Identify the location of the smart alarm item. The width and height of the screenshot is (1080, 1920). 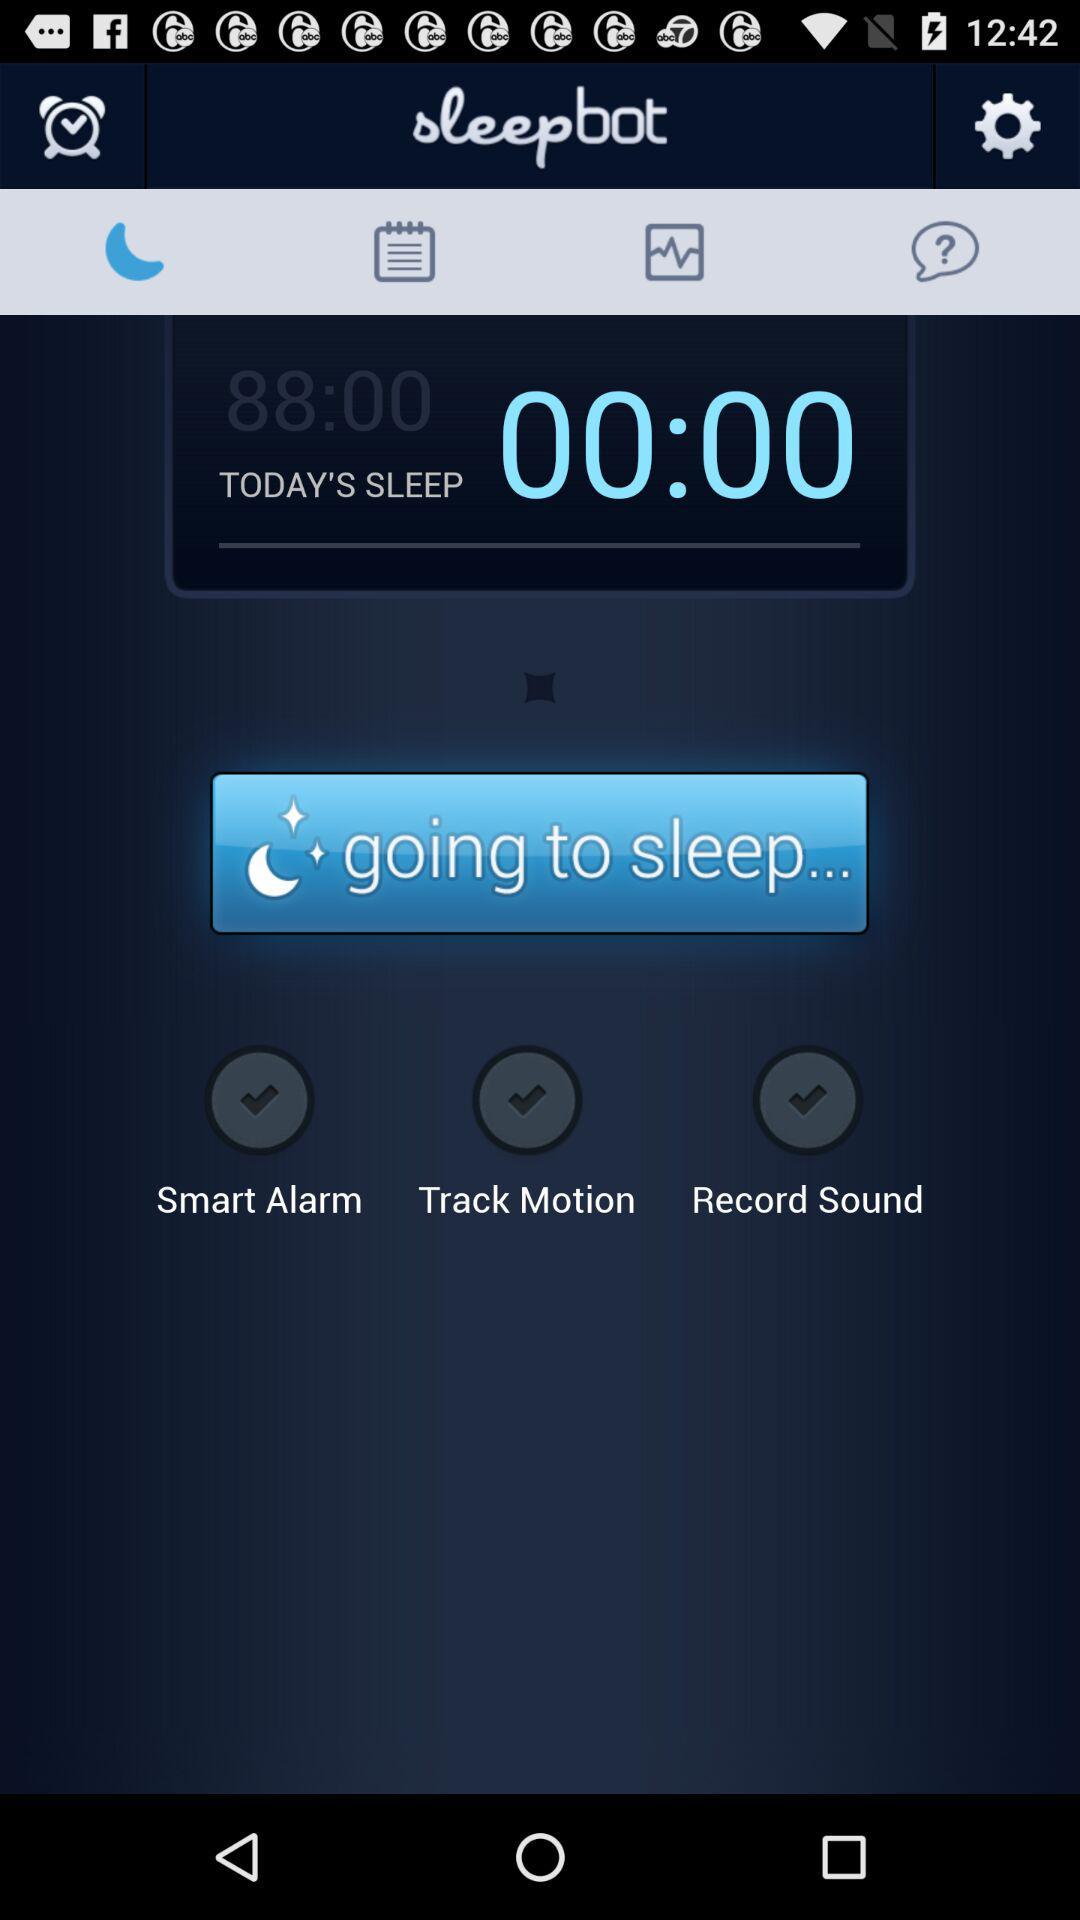
(258, 1124).